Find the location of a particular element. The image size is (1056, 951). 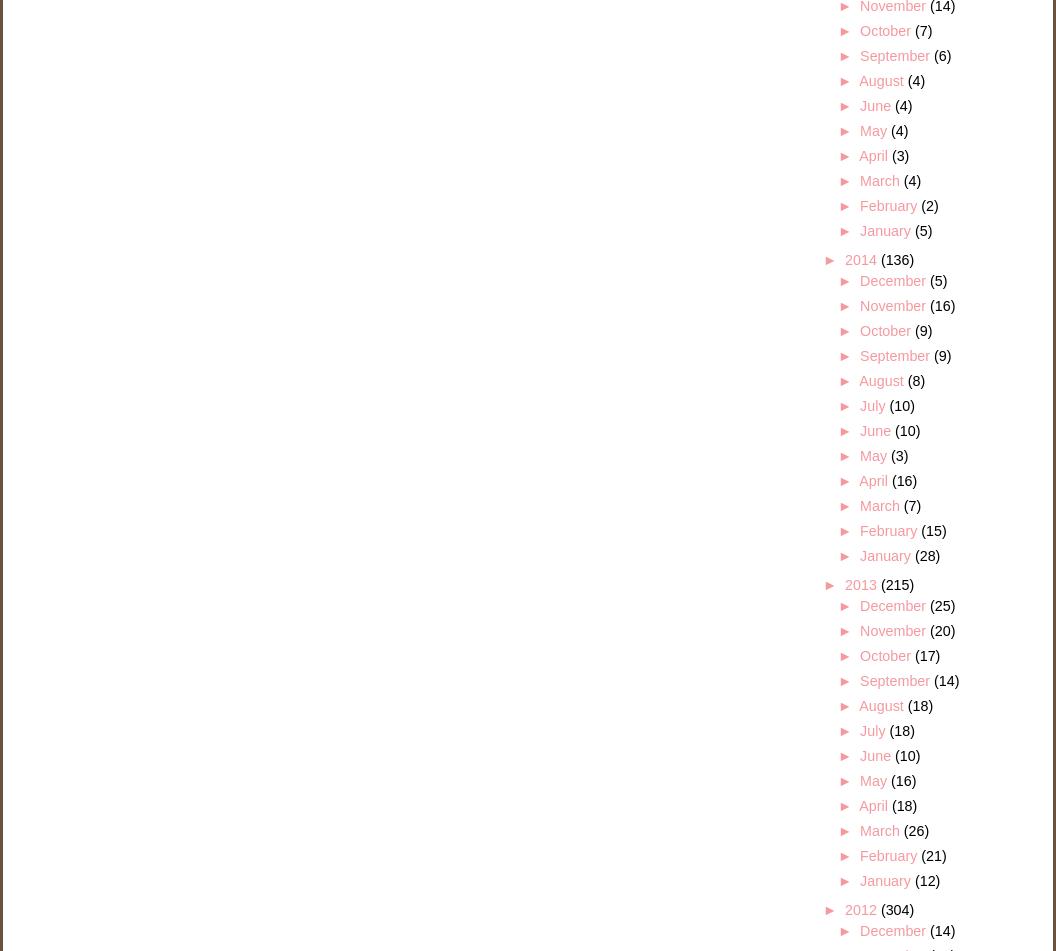

'(25)' is located at coordinates (942, 604).